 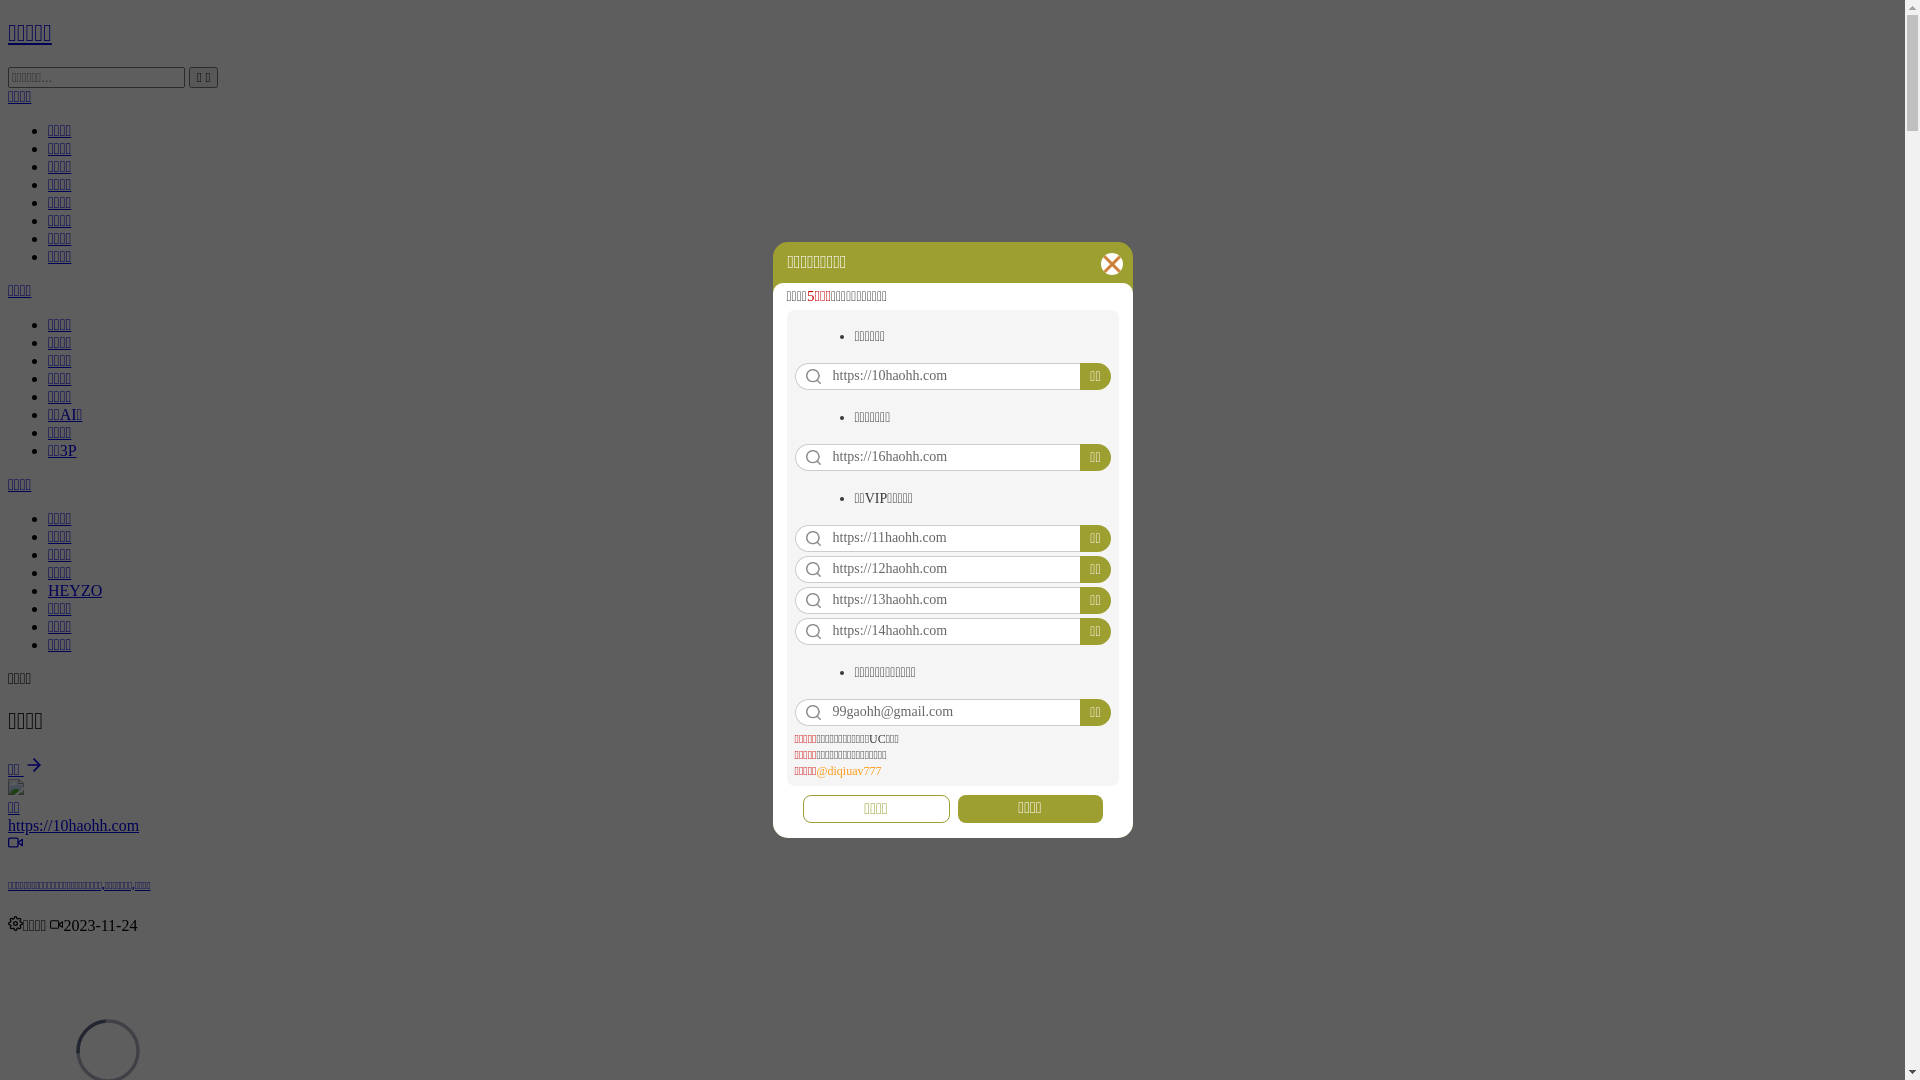 I want to click on '@diqiuav777', so click(x=848, y=770).